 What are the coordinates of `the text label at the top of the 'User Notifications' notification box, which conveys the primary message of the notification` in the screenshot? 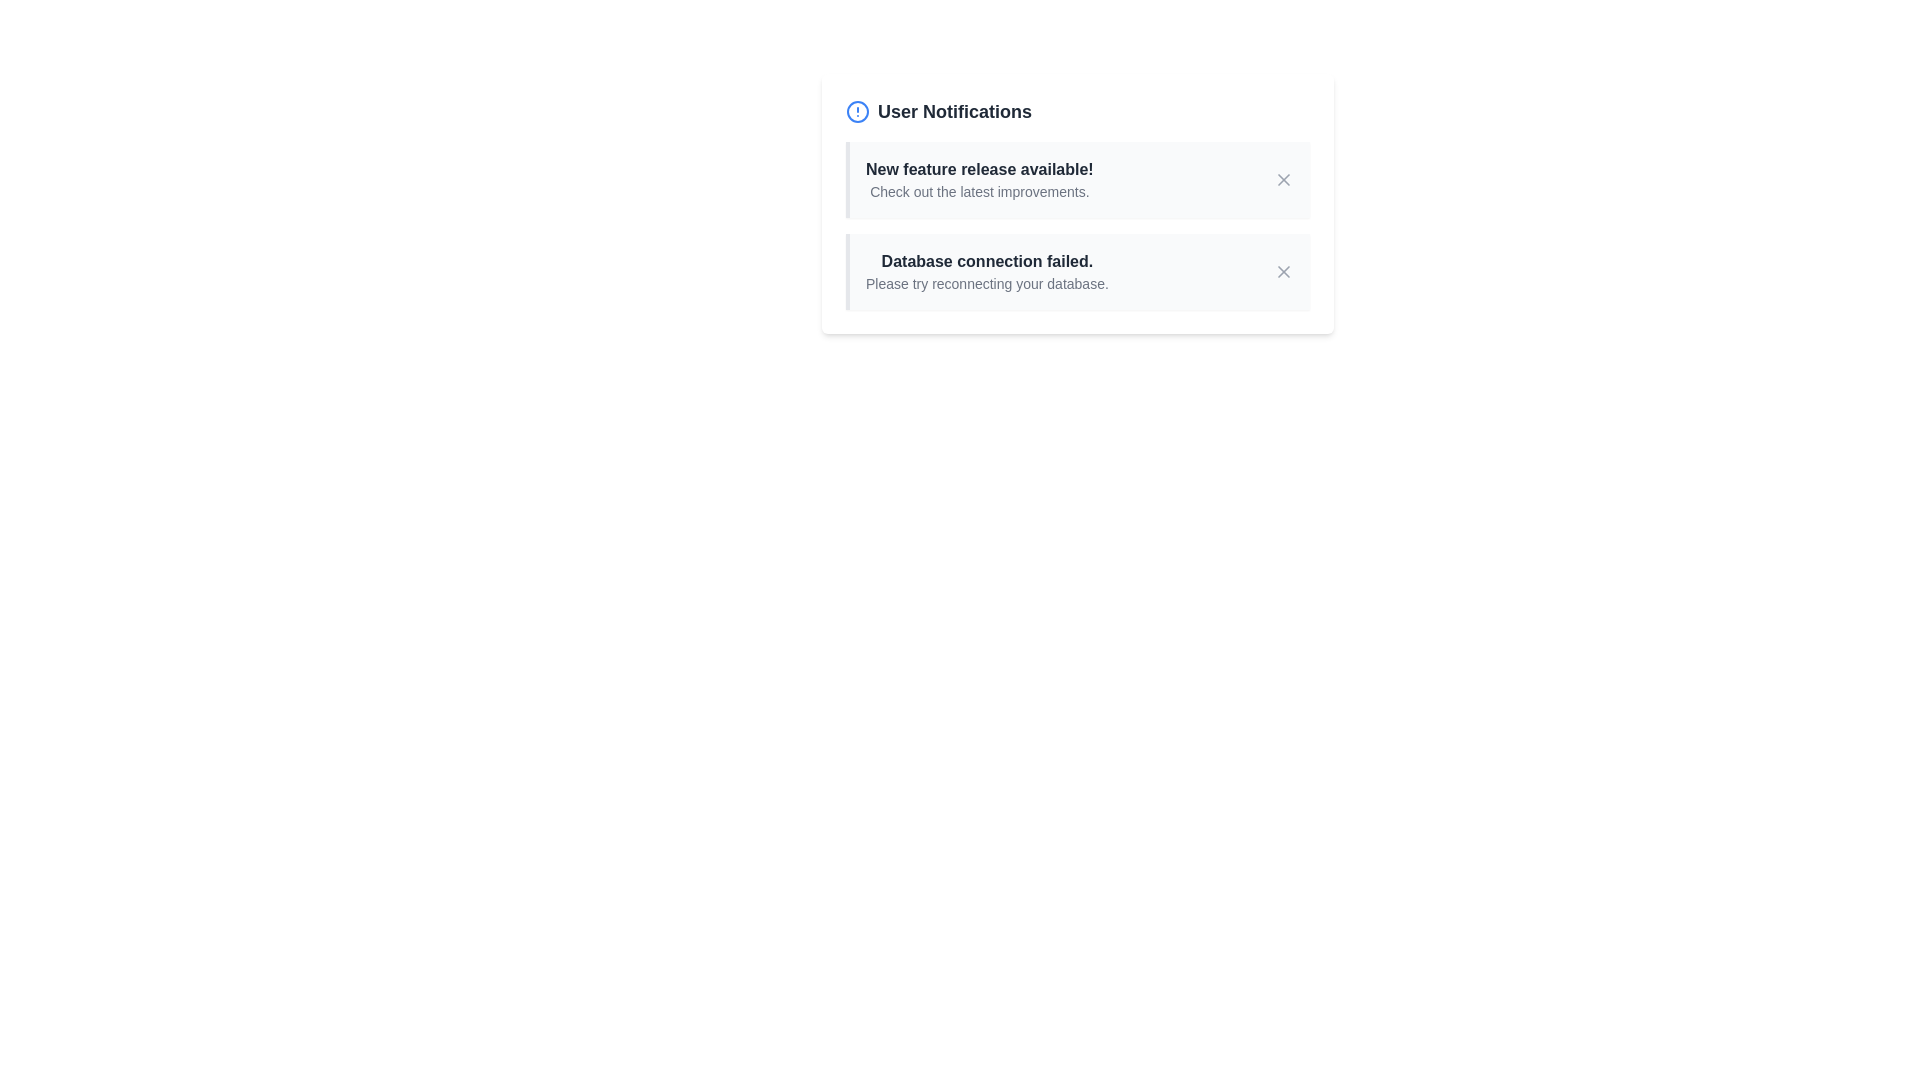 It's located at (979, 168).